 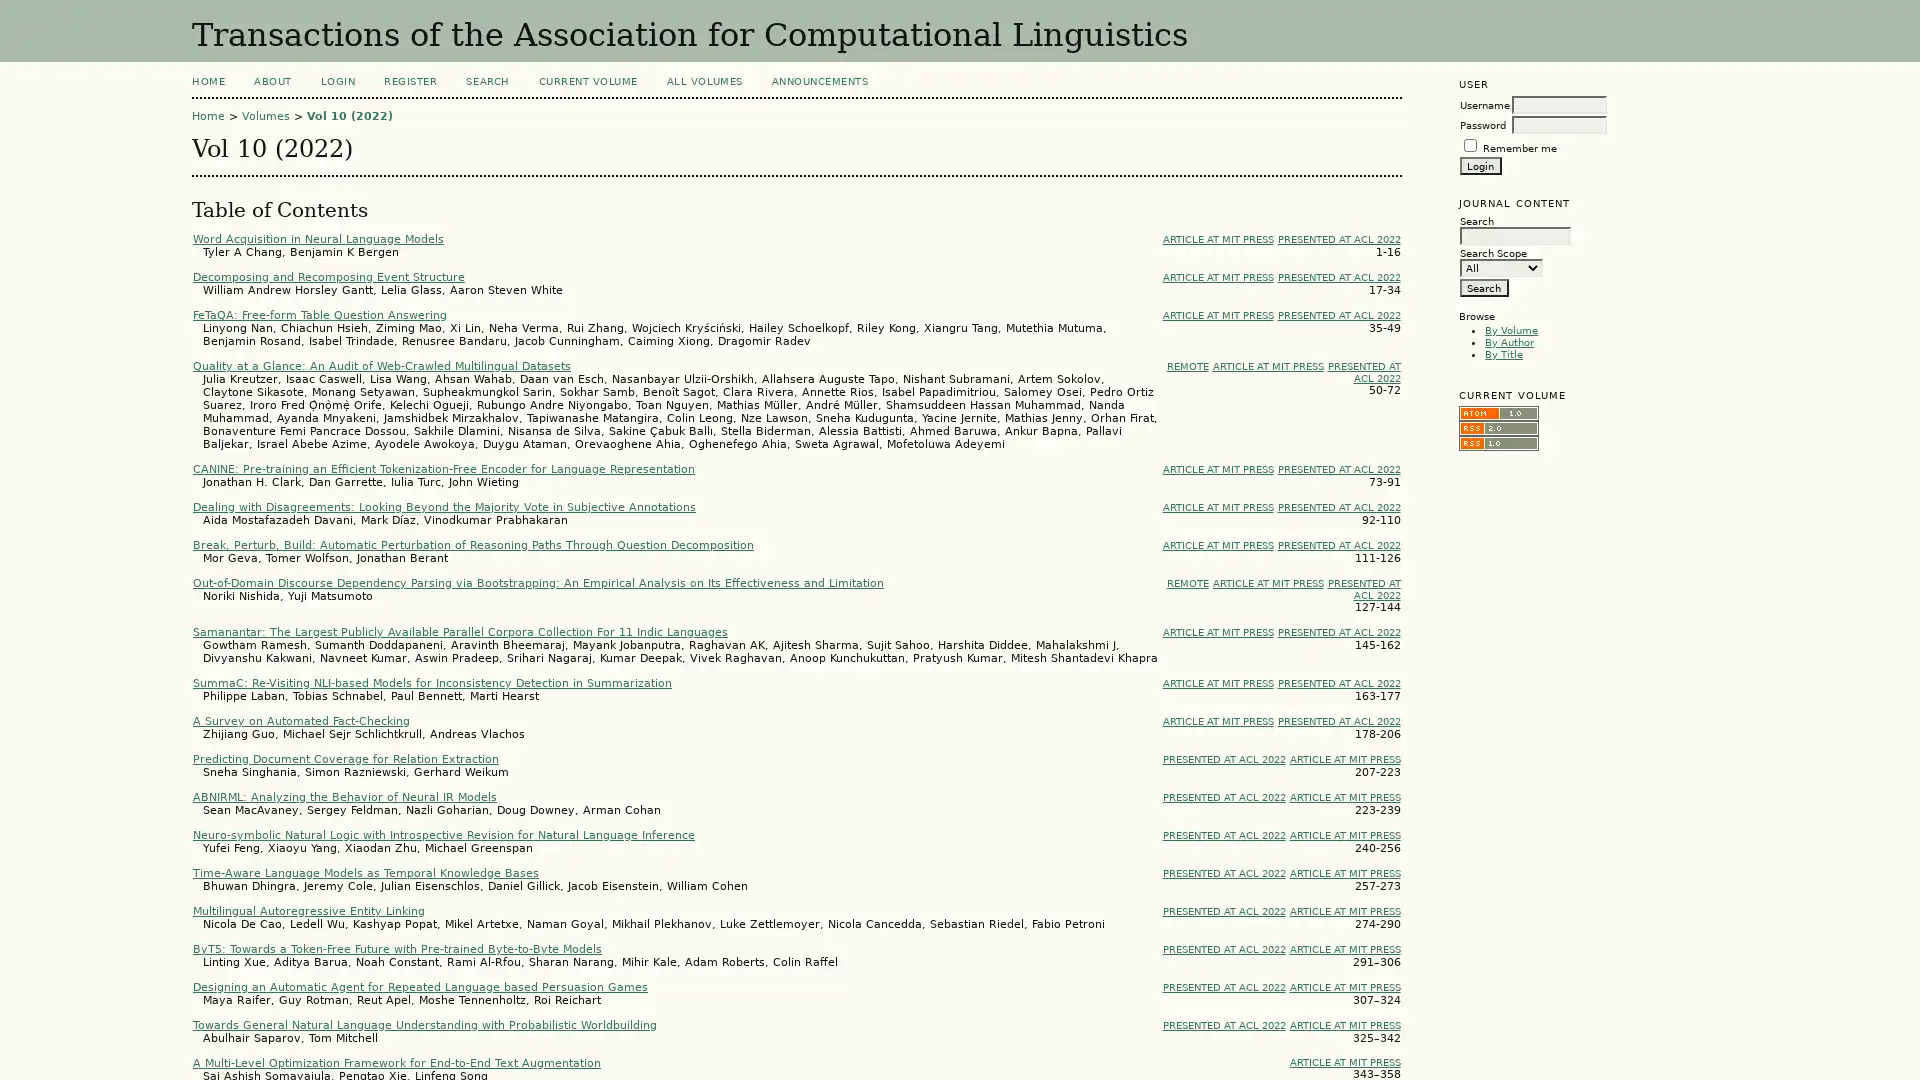 What do you see at coordinates (1480, 164) in the screenshot?
I see `Login` at bounding box center [1480, 164].